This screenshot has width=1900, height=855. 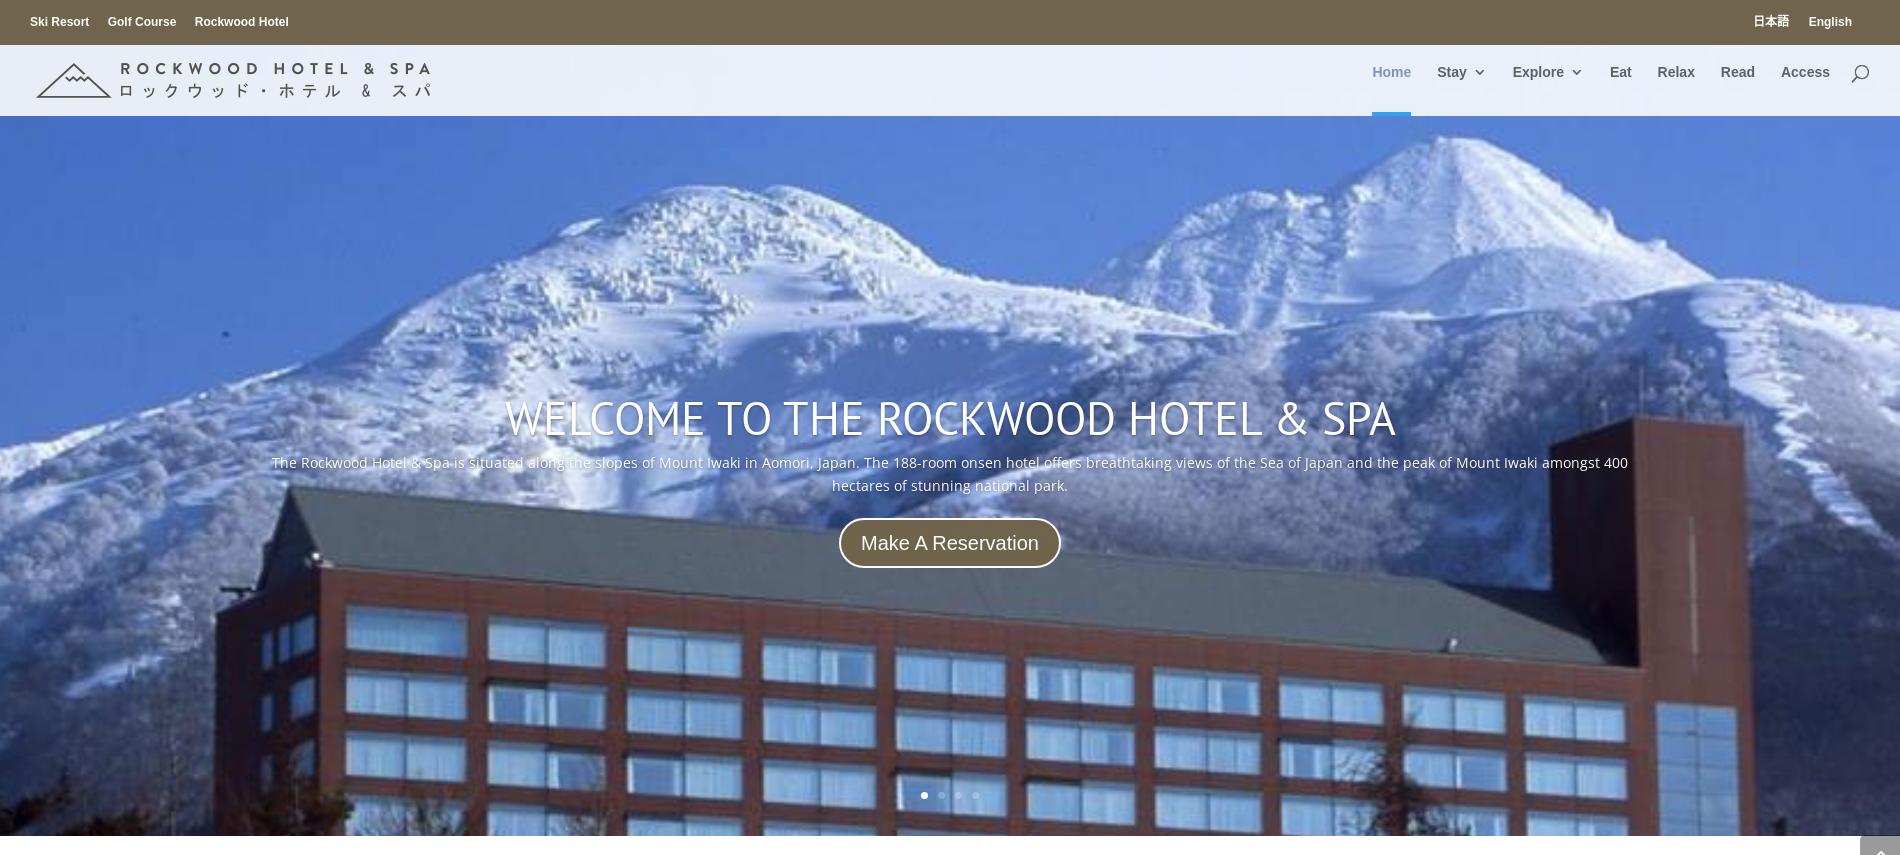 I want to click on 'Trekking', so click(x=1580, y=209).